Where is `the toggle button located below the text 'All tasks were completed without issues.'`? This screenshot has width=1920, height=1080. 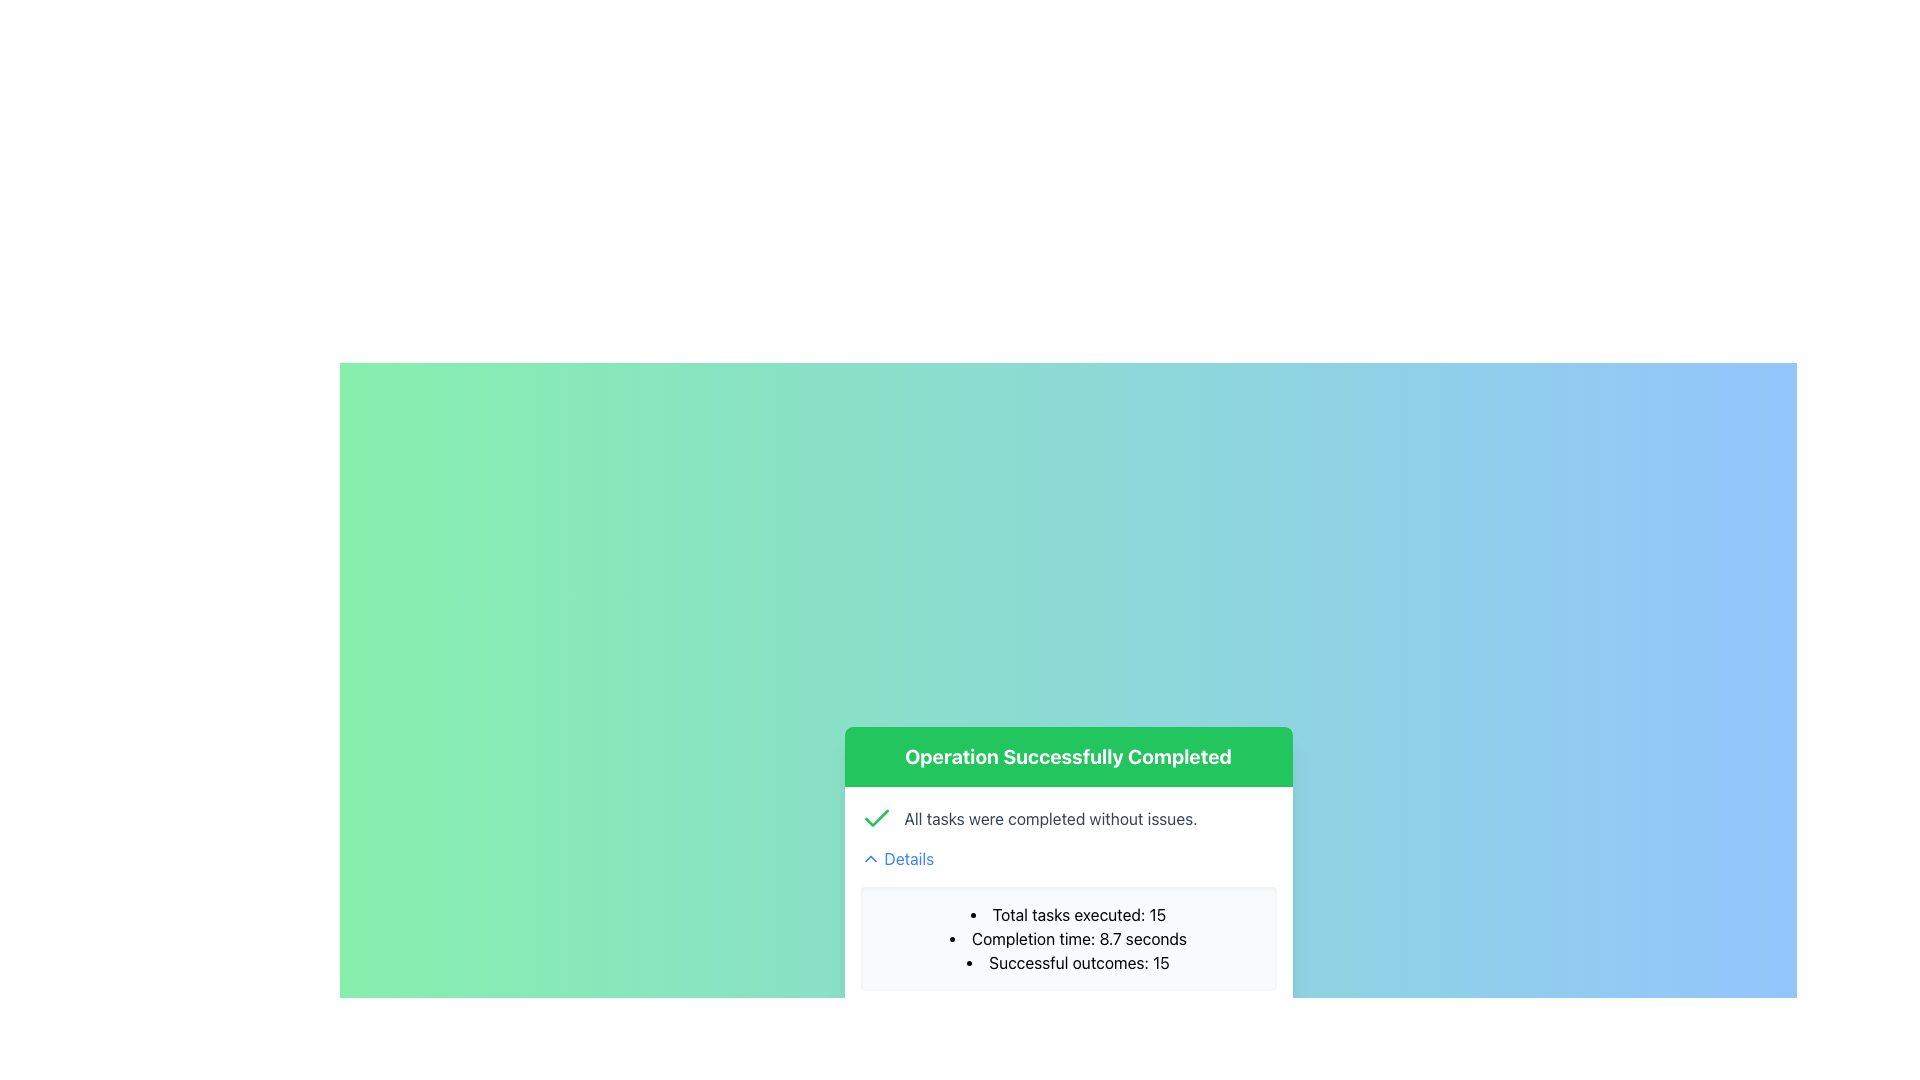 the toggle button located below the text 'All tasks were completed without issues.' is located at coordinates (896, 858).